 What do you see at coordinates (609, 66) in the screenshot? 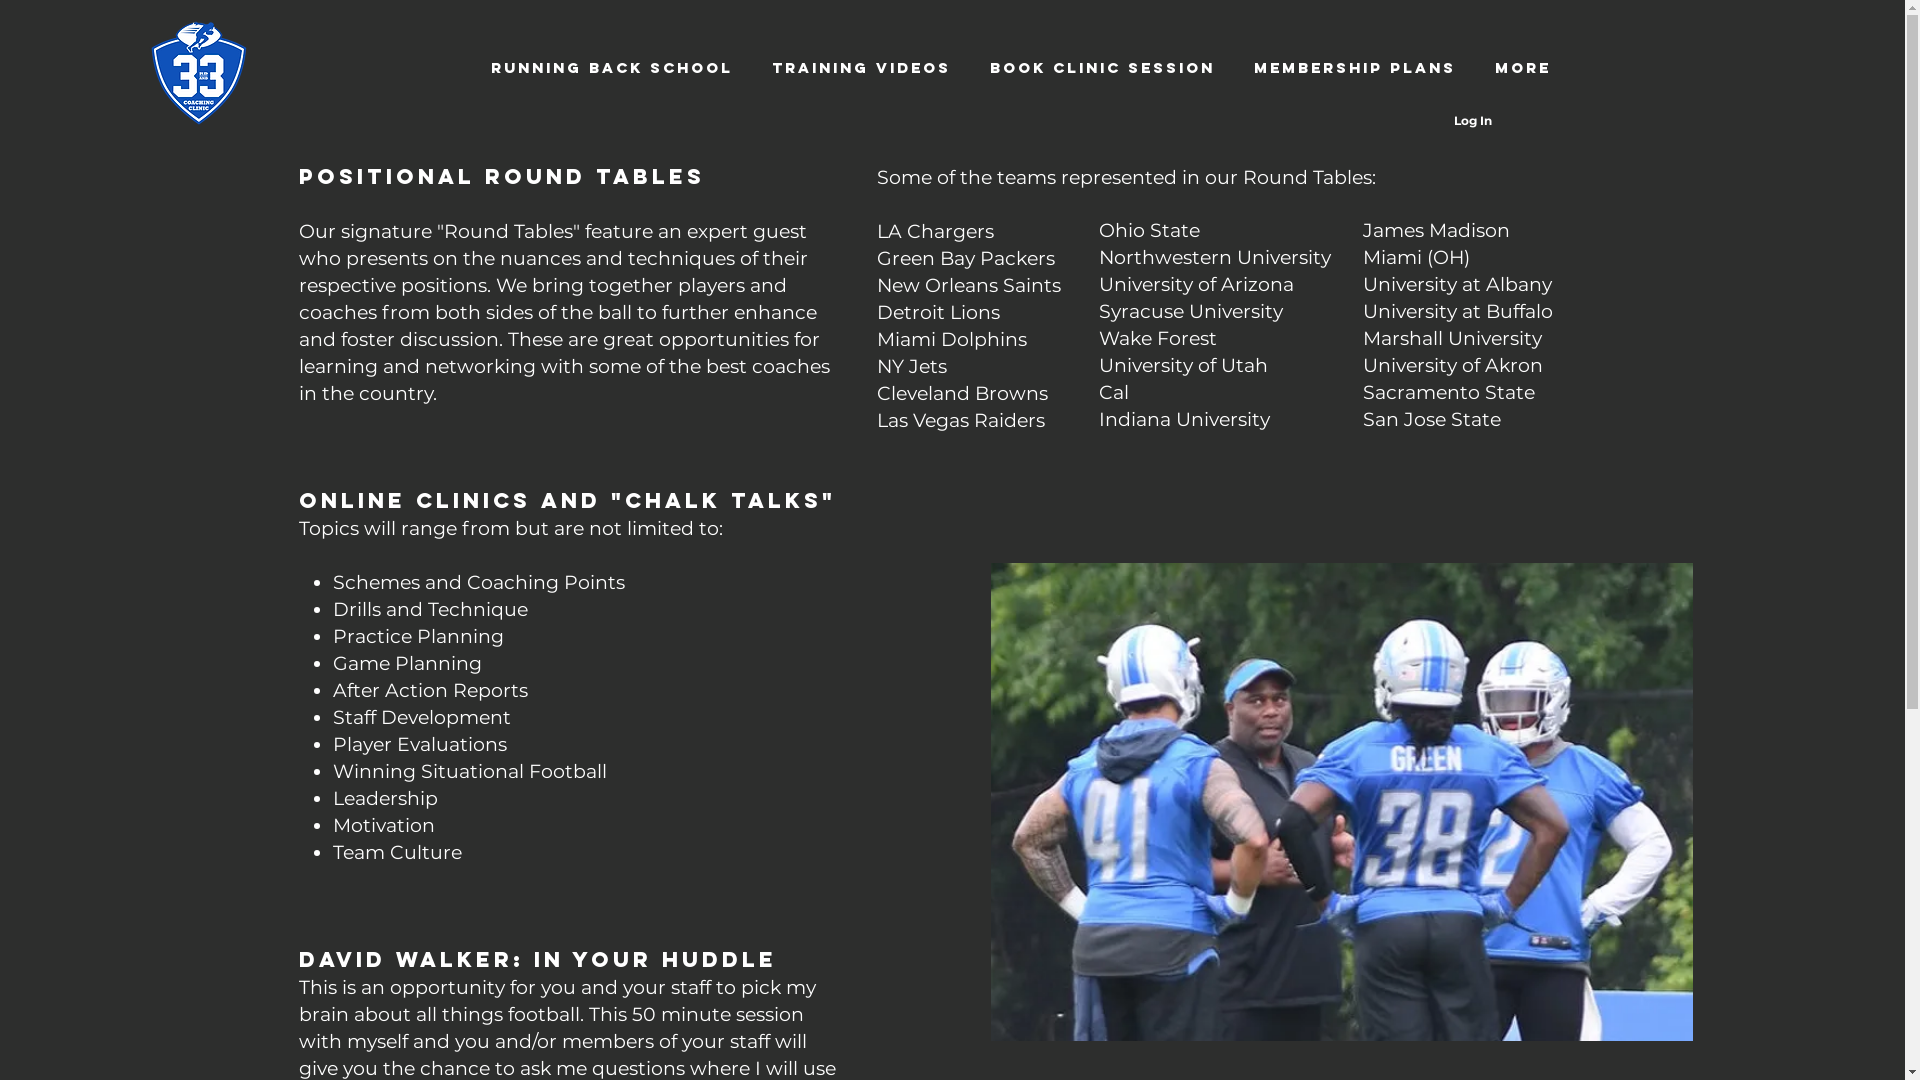
I see `'RUNNING BACK SCHOOL'` at bounding box center [609, 66].